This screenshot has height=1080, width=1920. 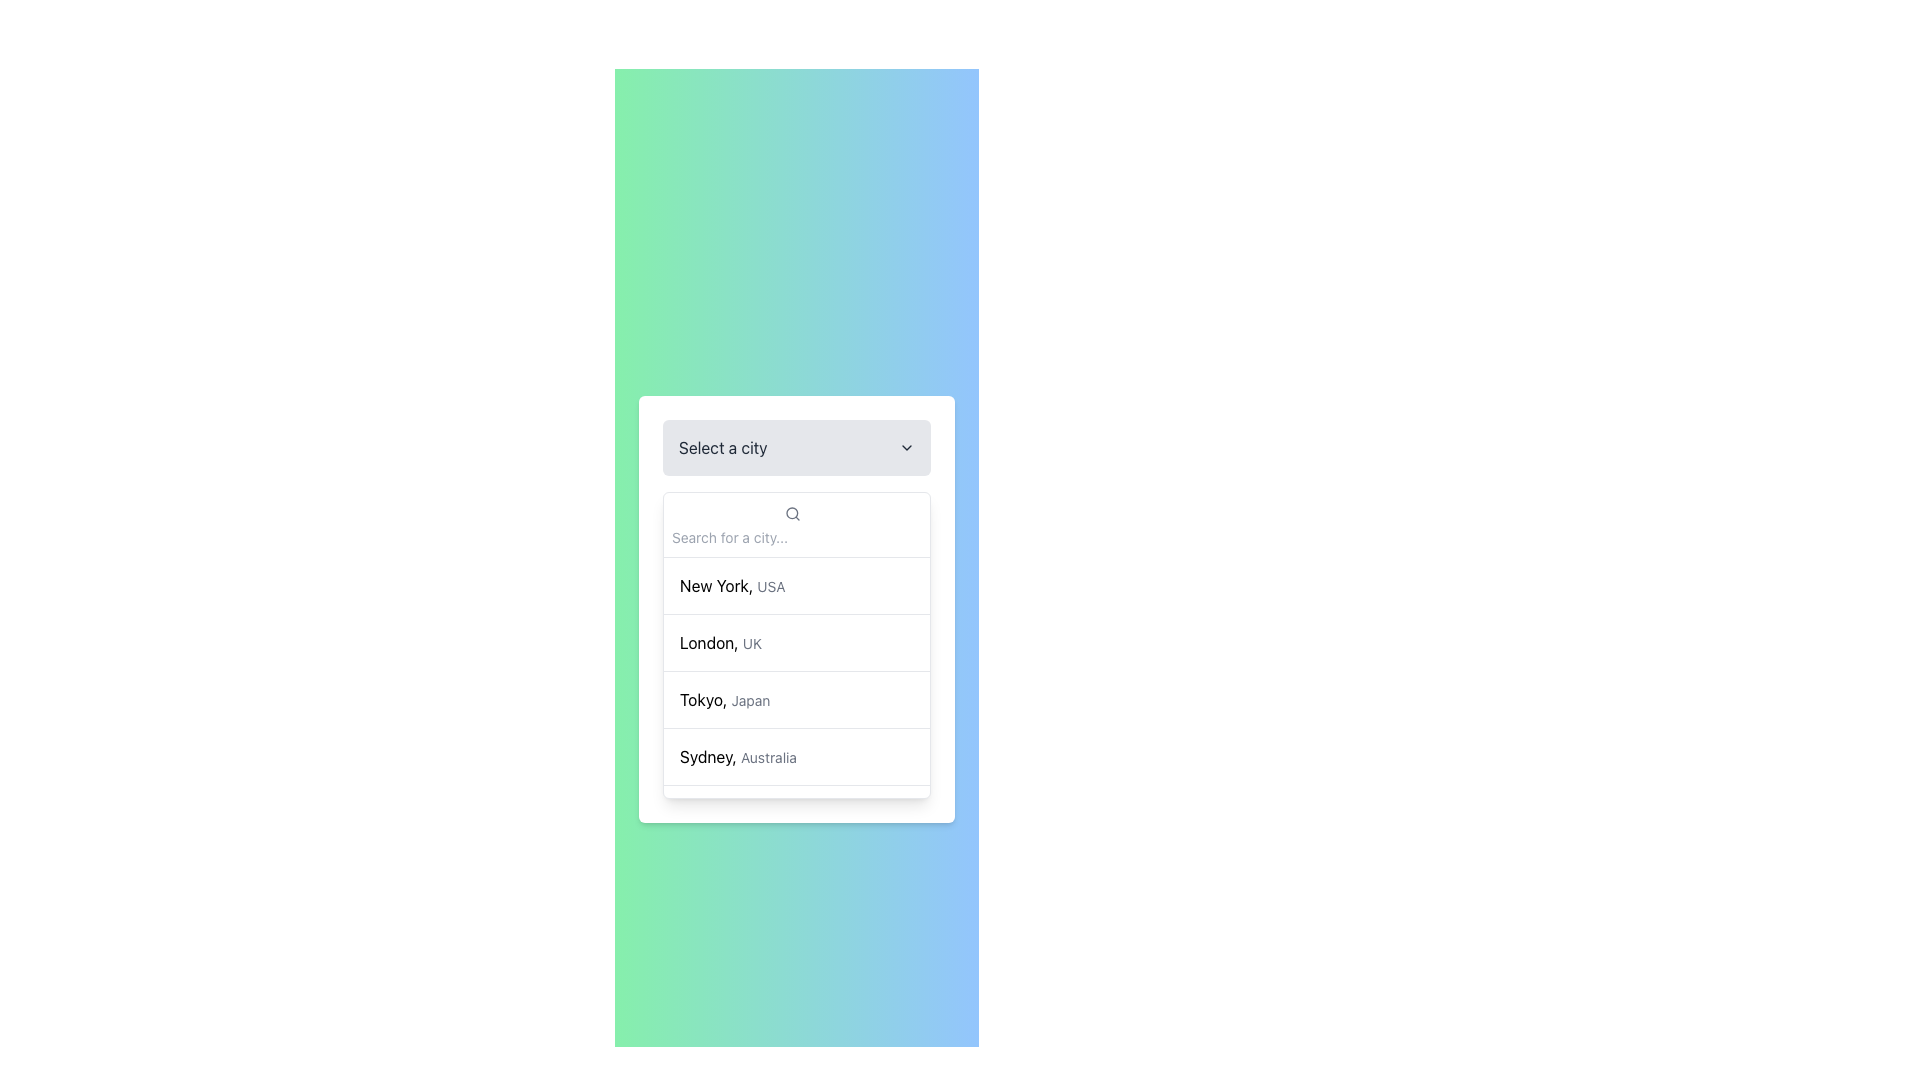 What do you see at coordinates (795, 608) in the screenshot?
I see `to select the city option 'New York, USA' from the dropdown list, which is the first selectable option directly under the 'Search for a city...' input field` at bounding box center [795, 608].